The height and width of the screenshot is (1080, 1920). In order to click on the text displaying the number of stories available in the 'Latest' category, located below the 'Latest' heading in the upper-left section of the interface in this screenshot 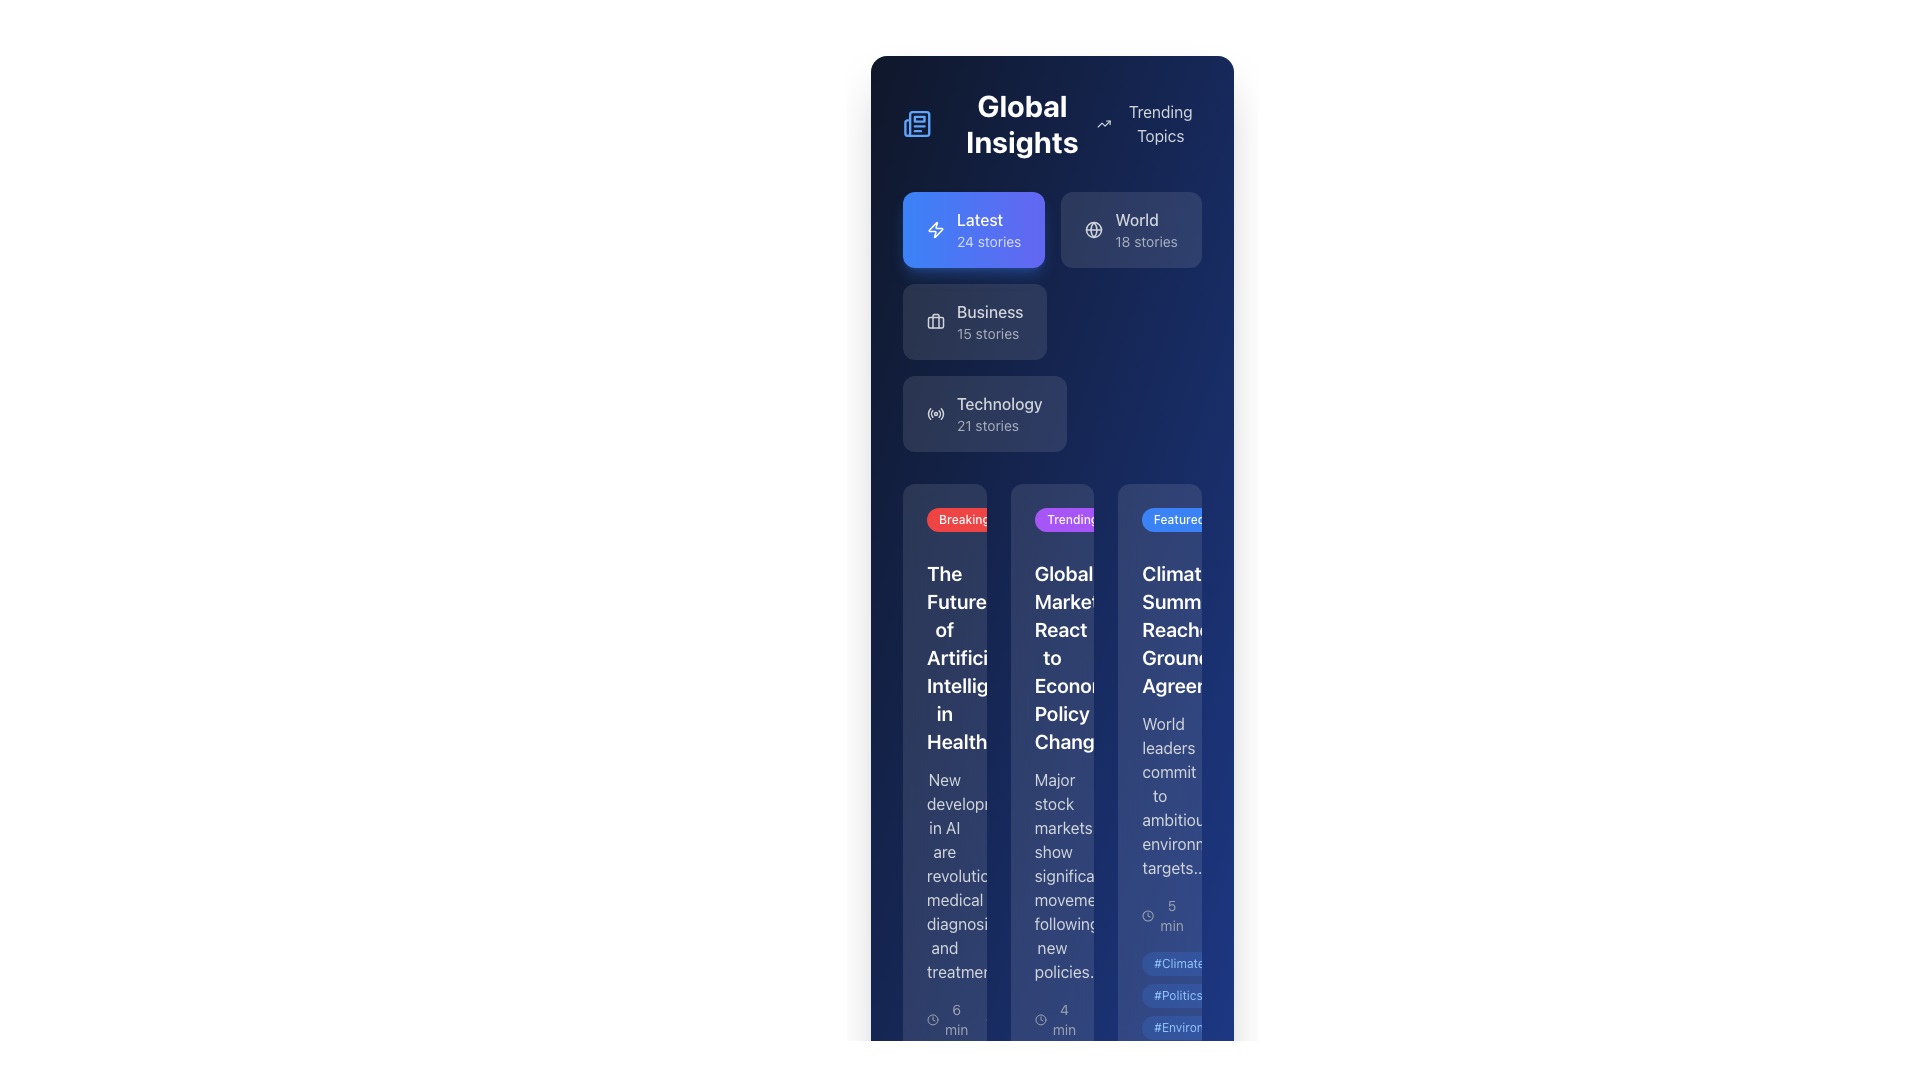, I will do `click(989, 241)`.